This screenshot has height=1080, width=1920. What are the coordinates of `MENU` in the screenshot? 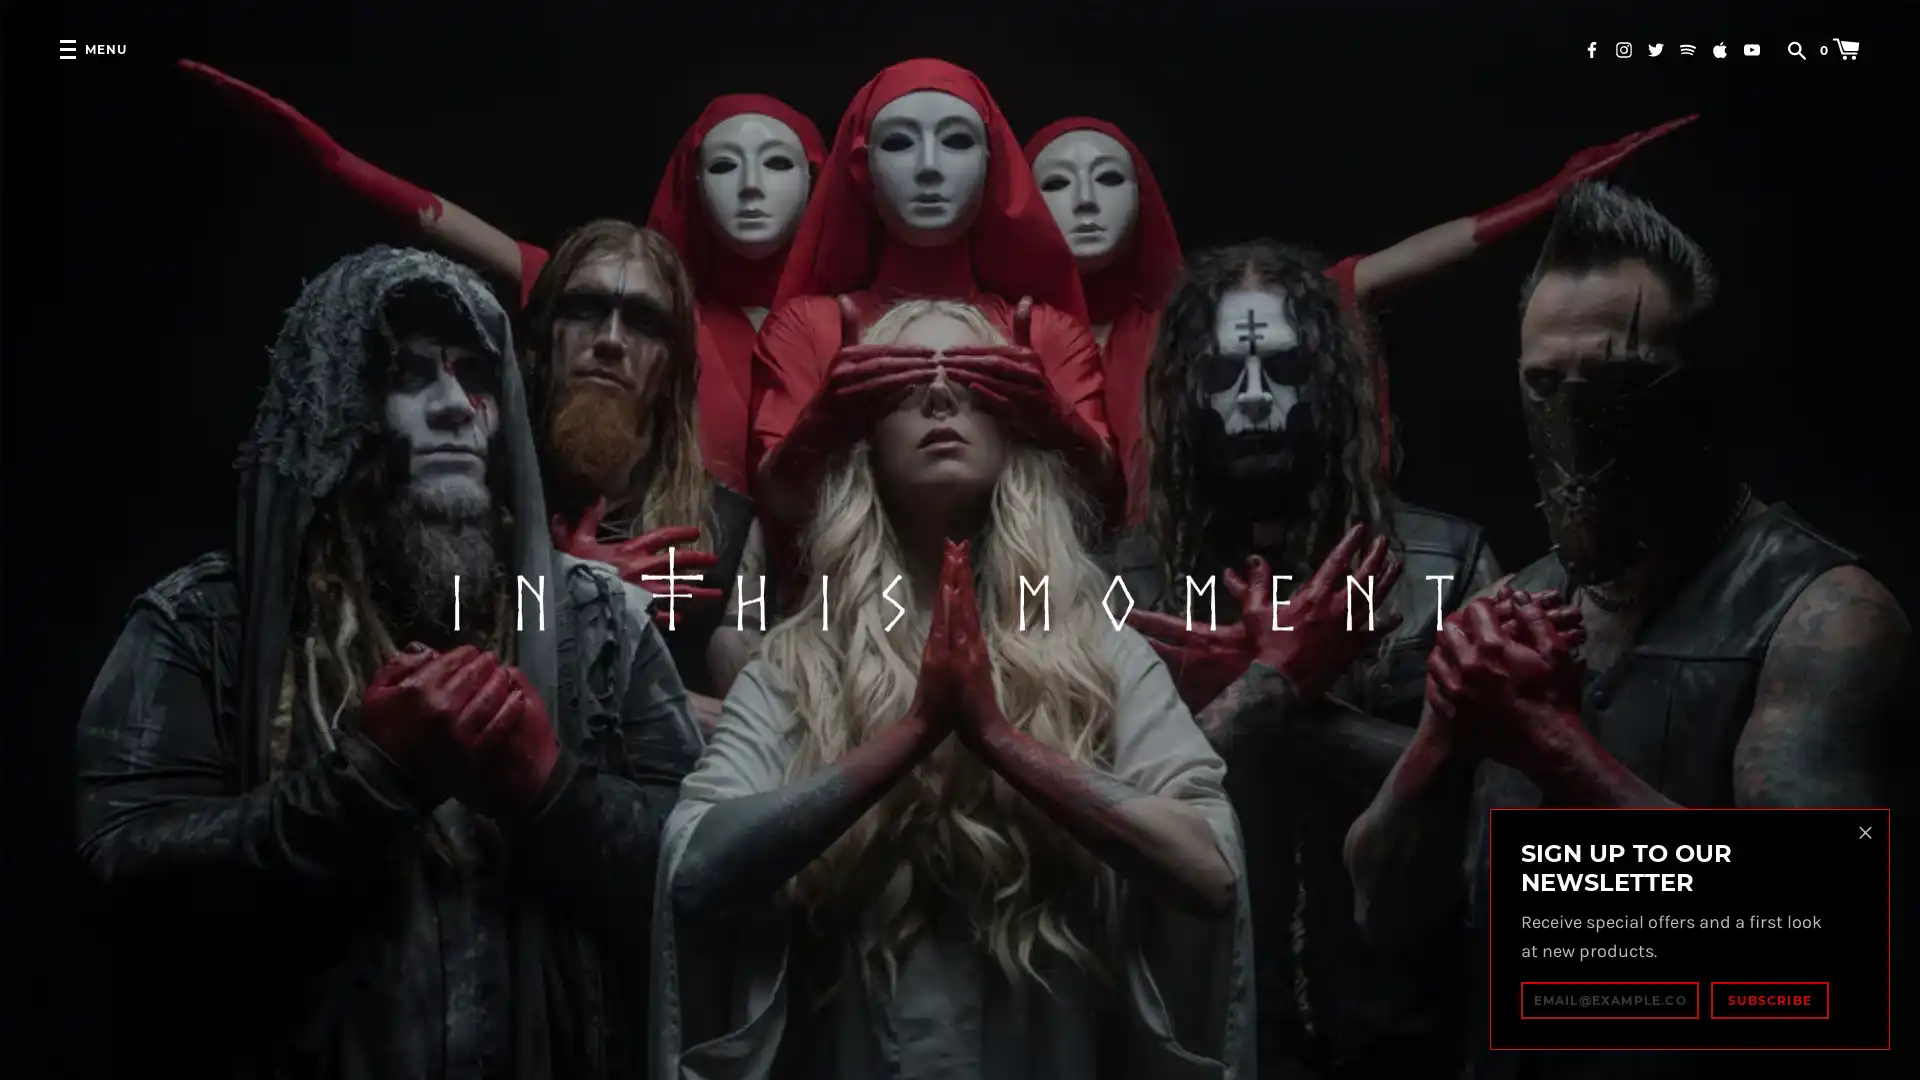 It's located at (92, 49).